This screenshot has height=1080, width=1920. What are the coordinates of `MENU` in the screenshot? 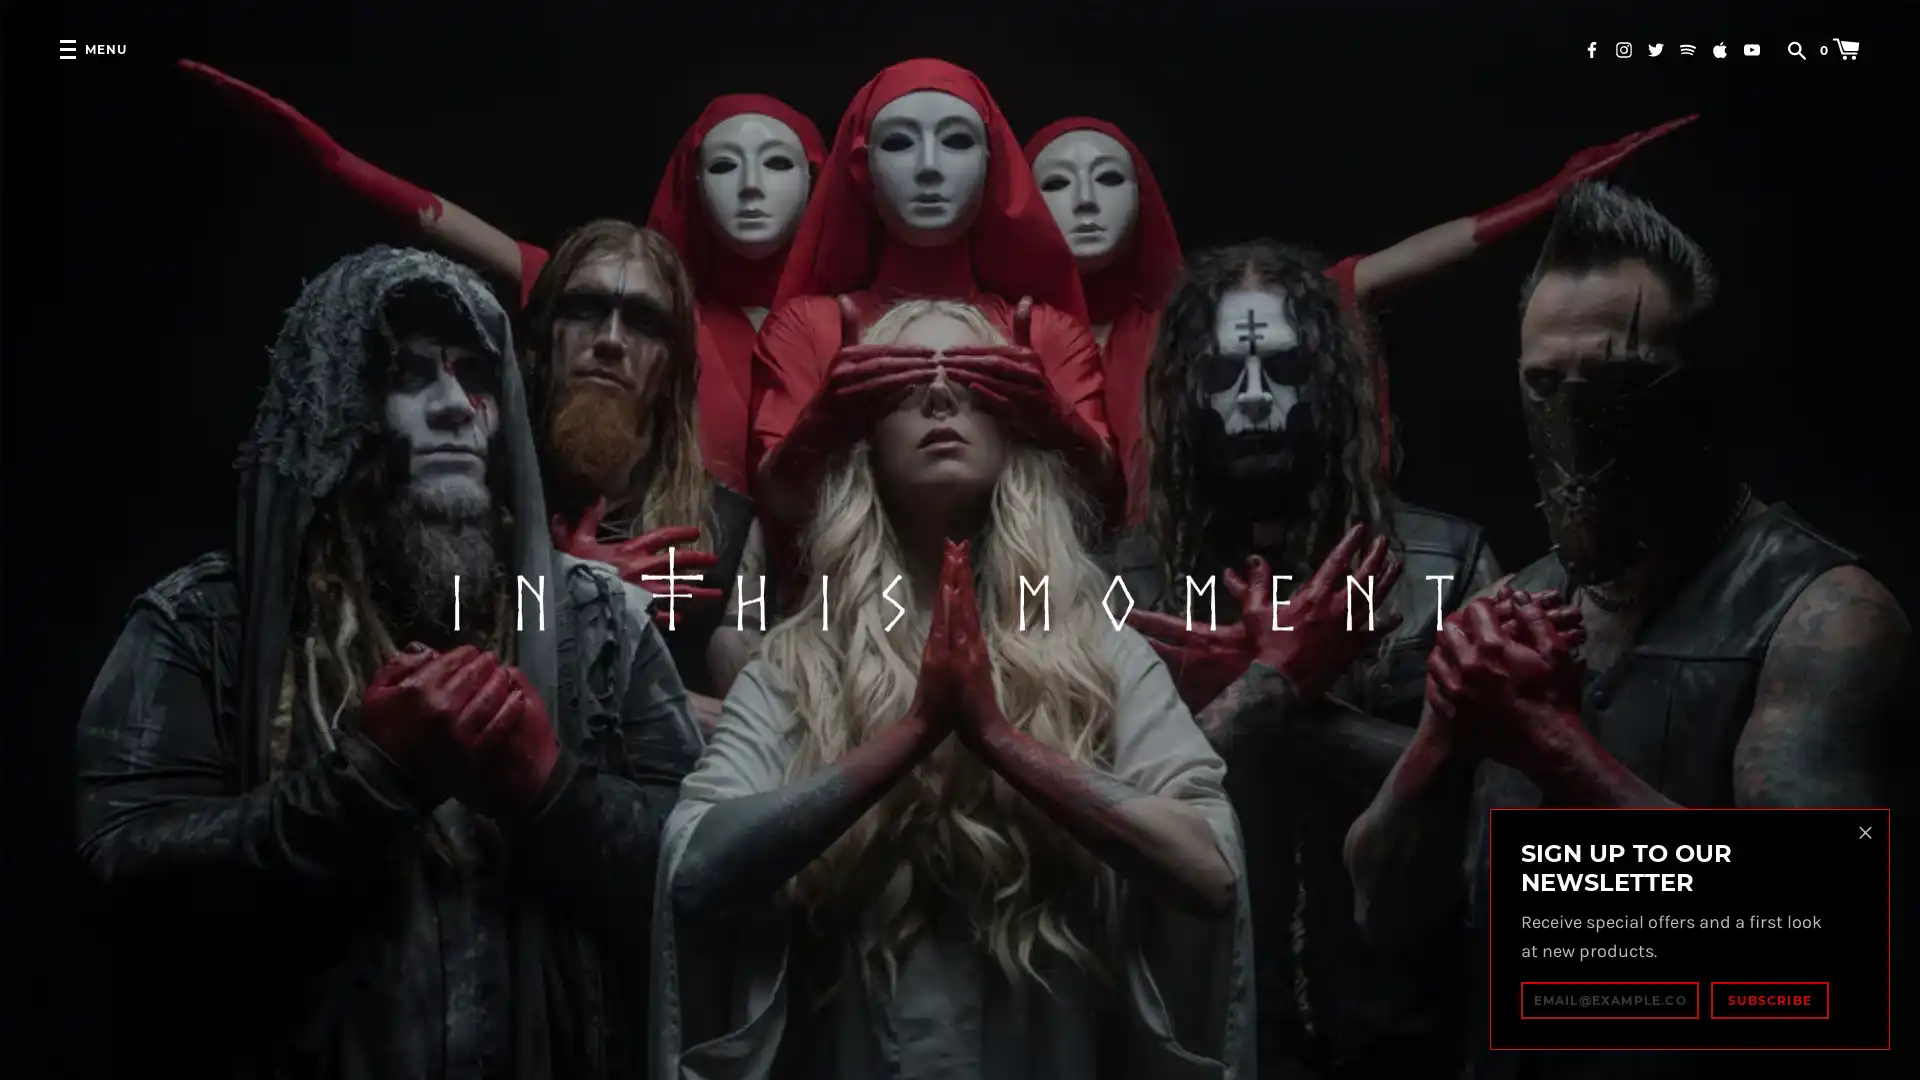 It's located at (92, 49).